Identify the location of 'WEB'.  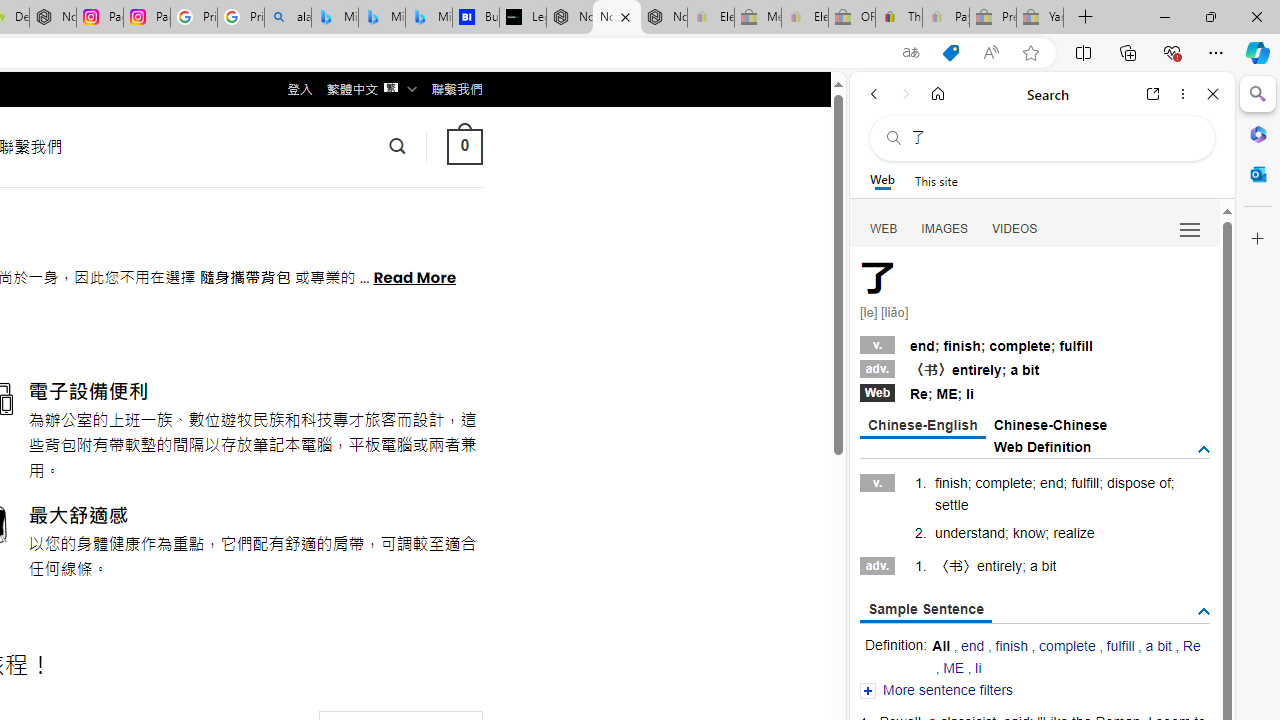
(883, 227).